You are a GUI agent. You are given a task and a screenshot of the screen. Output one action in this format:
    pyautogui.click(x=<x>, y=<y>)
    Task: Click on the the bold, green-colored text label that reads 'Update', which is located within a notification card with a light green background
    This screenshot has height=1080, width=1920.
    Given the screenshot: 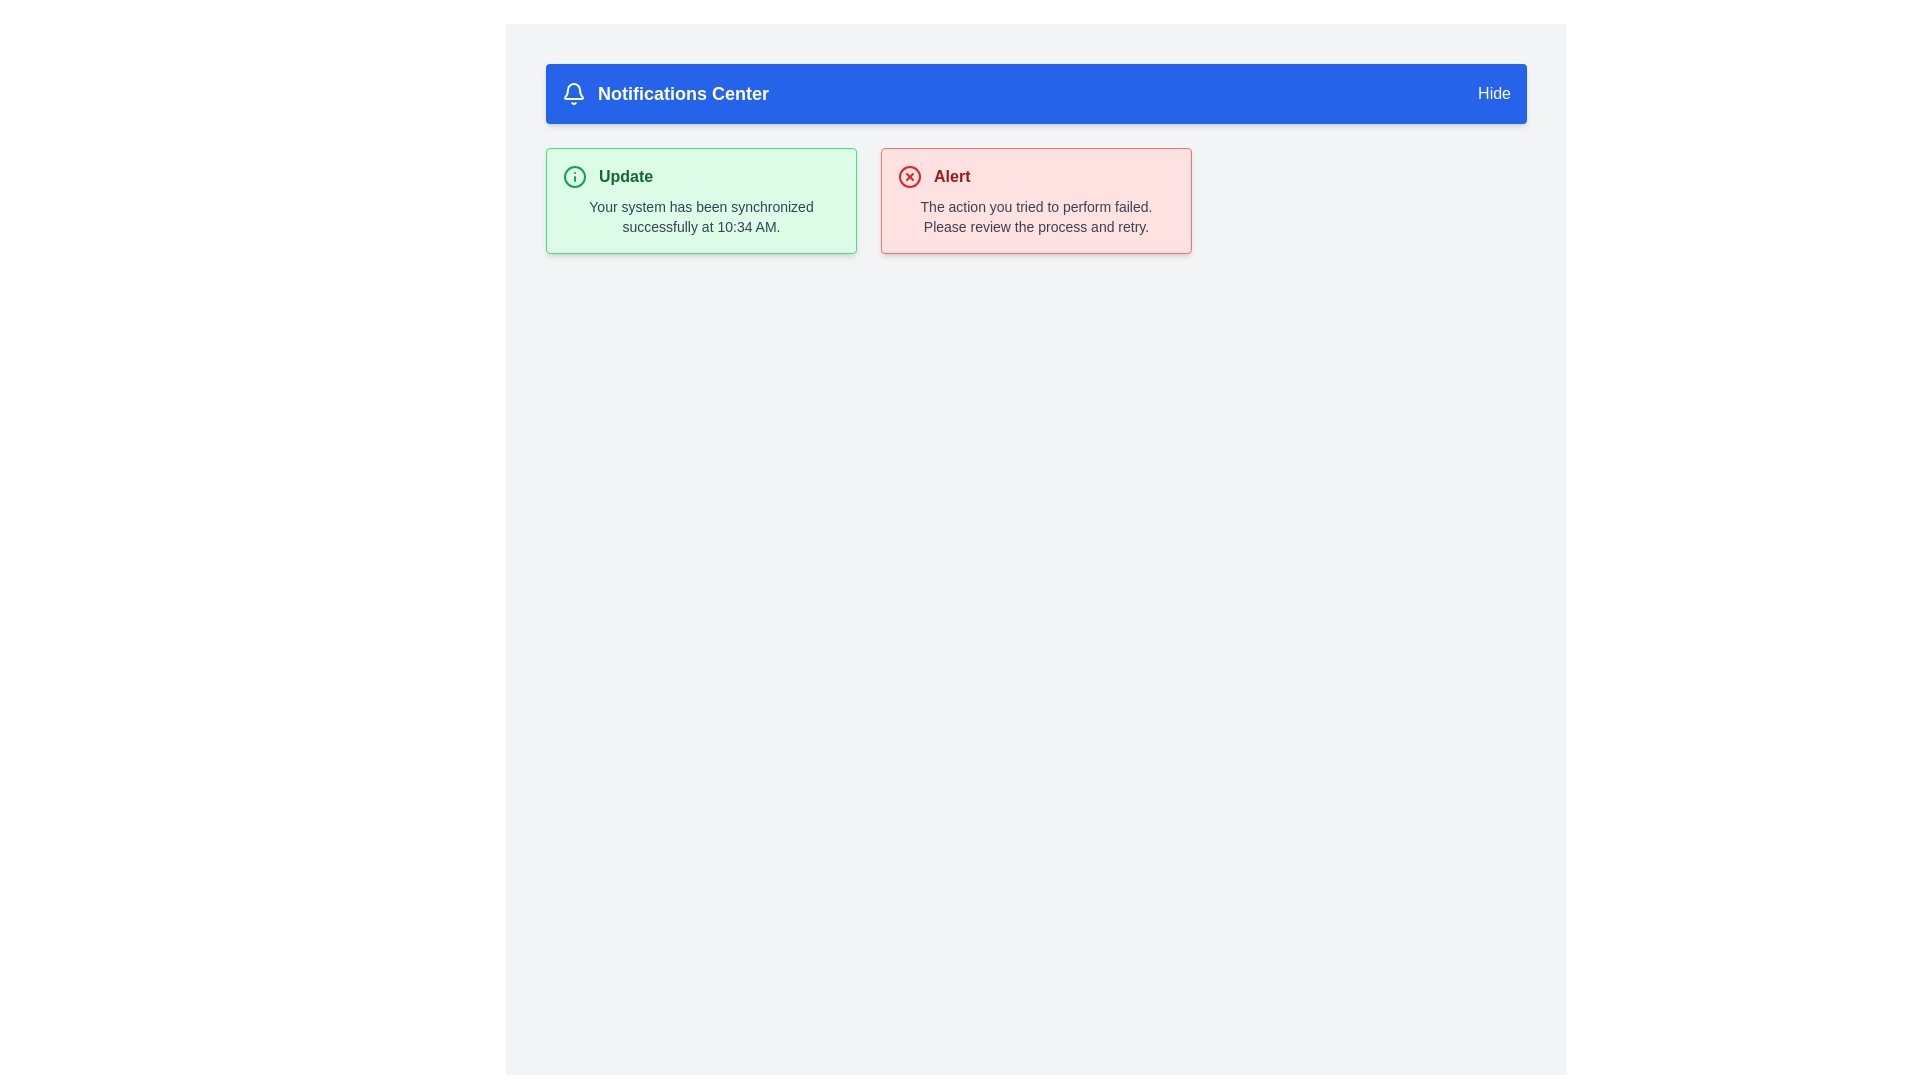 What is the action you would take?
    pyautogui.click(x=625, y=176)
    